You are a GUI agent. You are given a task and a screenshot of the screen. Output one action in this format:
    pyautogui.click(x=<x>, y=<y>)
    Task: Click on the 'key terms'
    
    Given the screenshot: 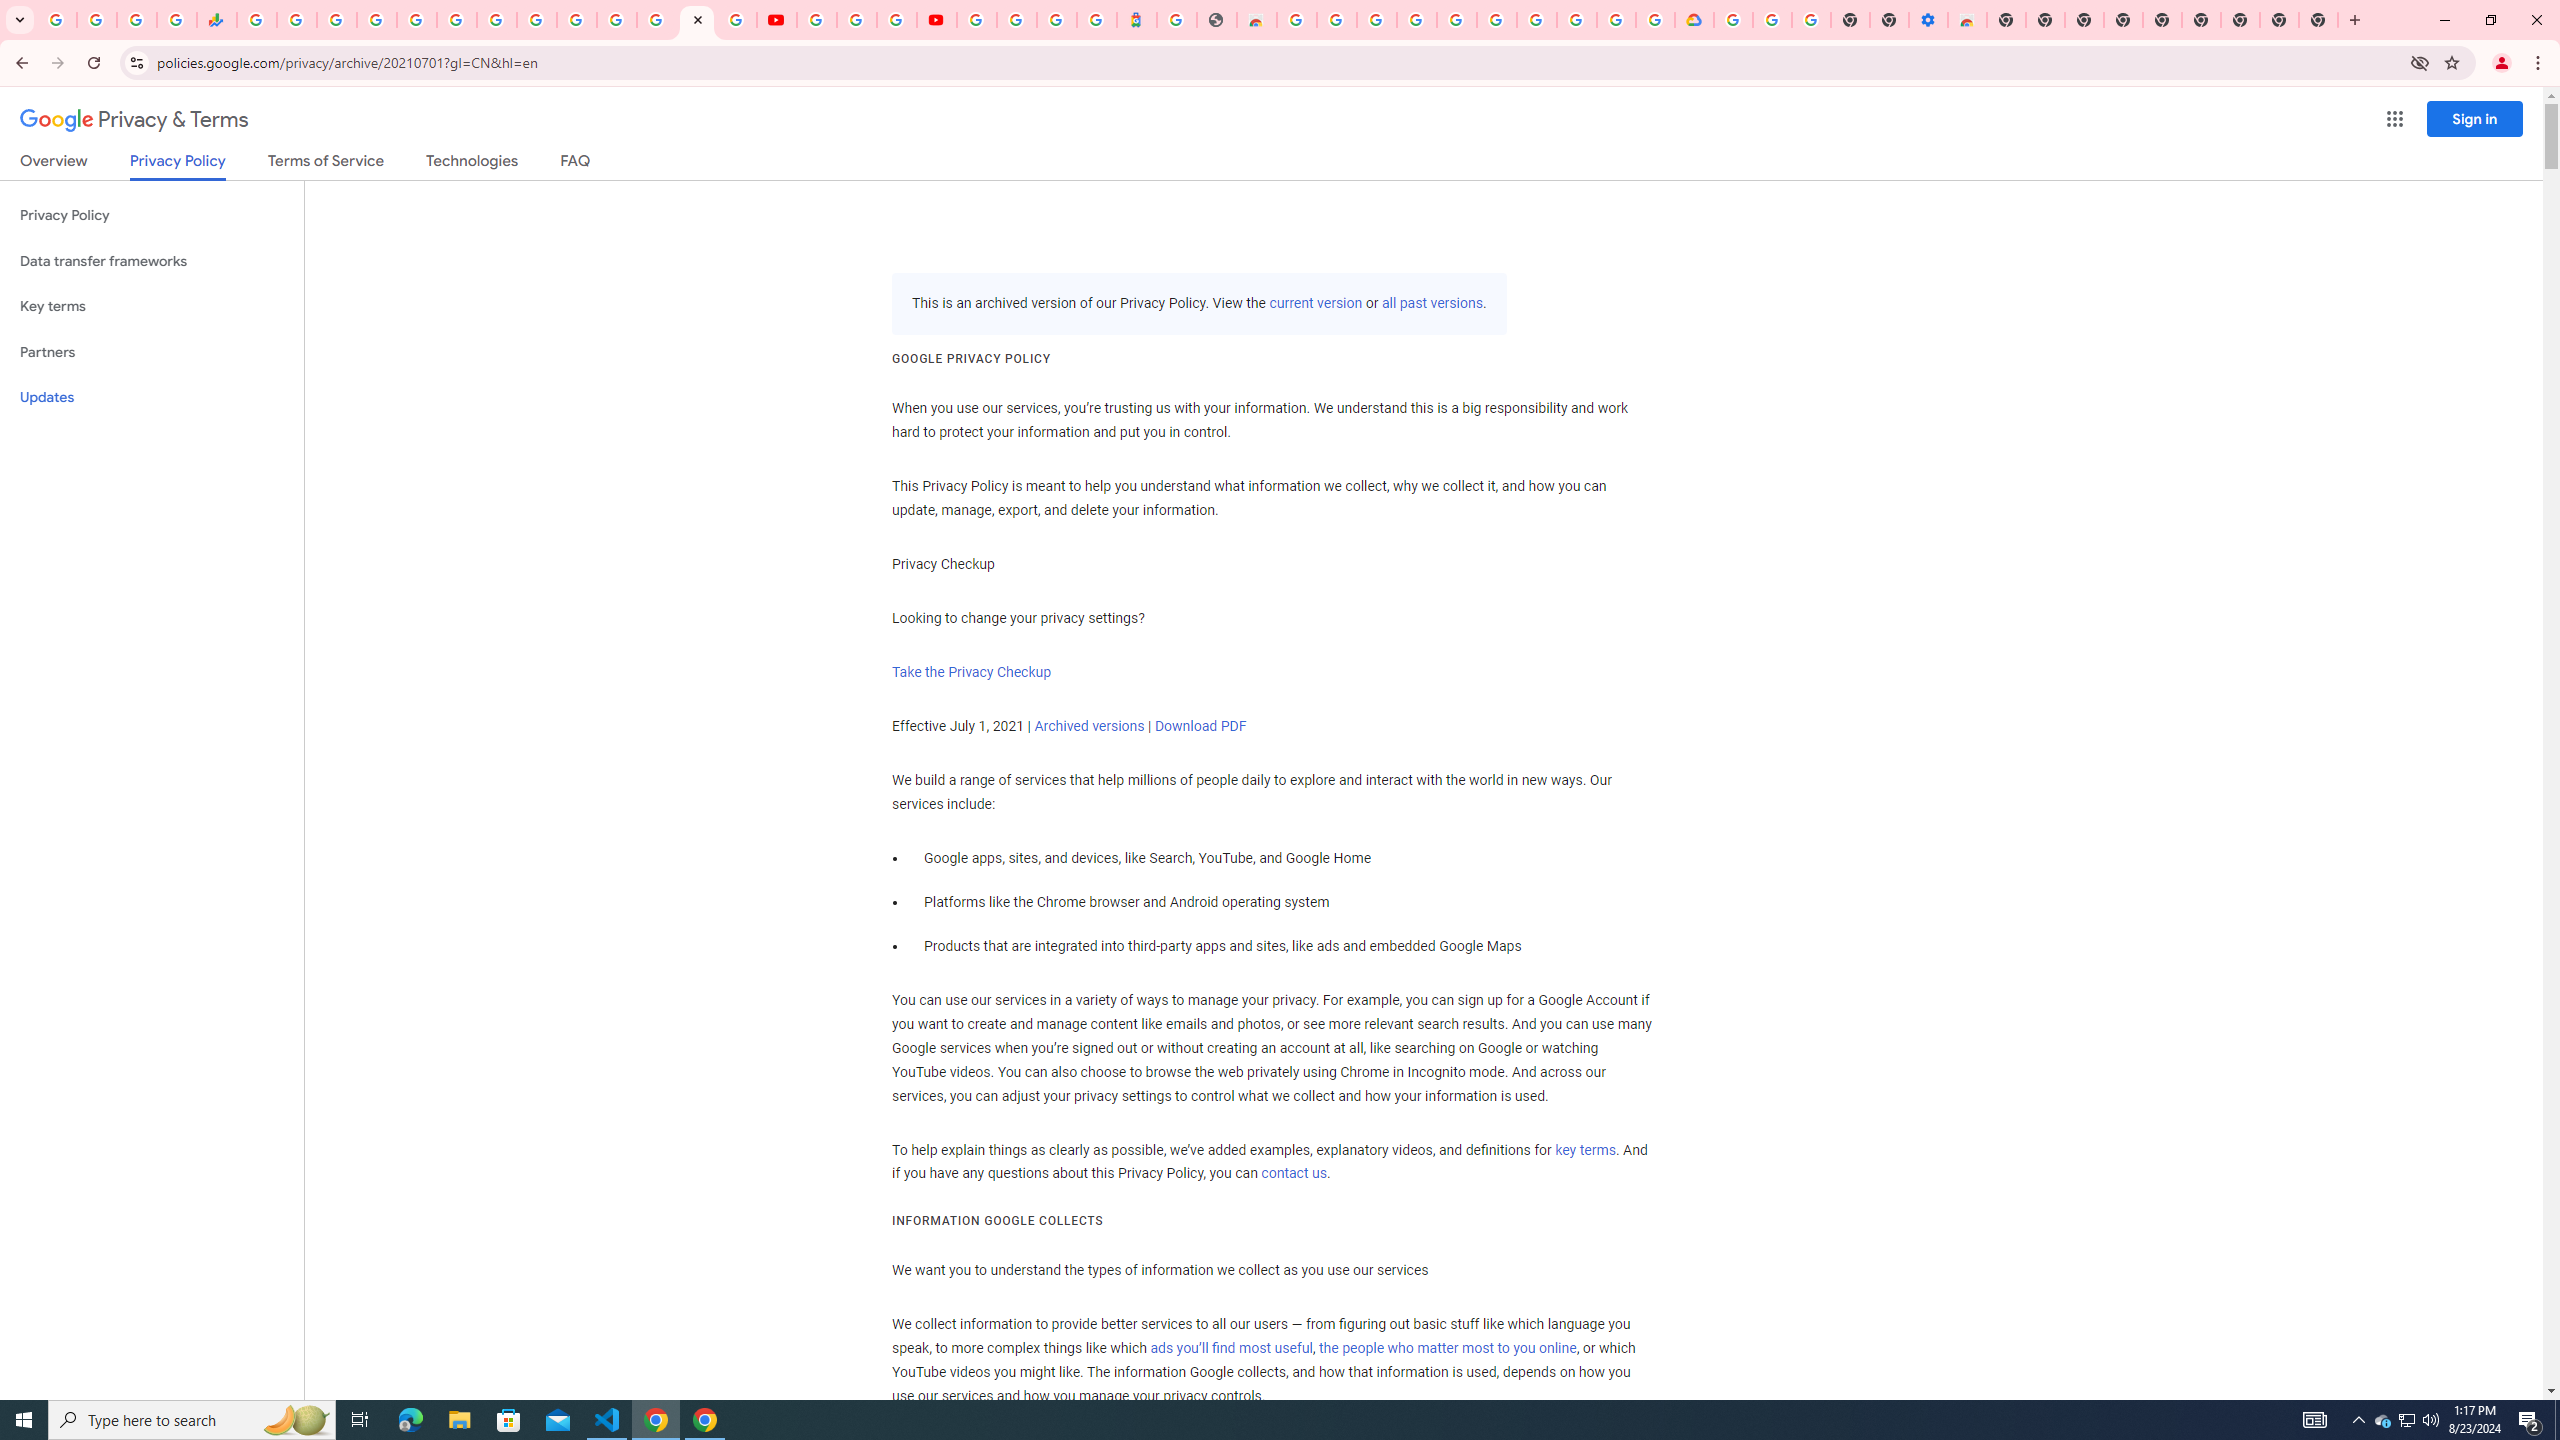 What is the action you would take?
    pyautogui.click(x=1583, y=1148)
    